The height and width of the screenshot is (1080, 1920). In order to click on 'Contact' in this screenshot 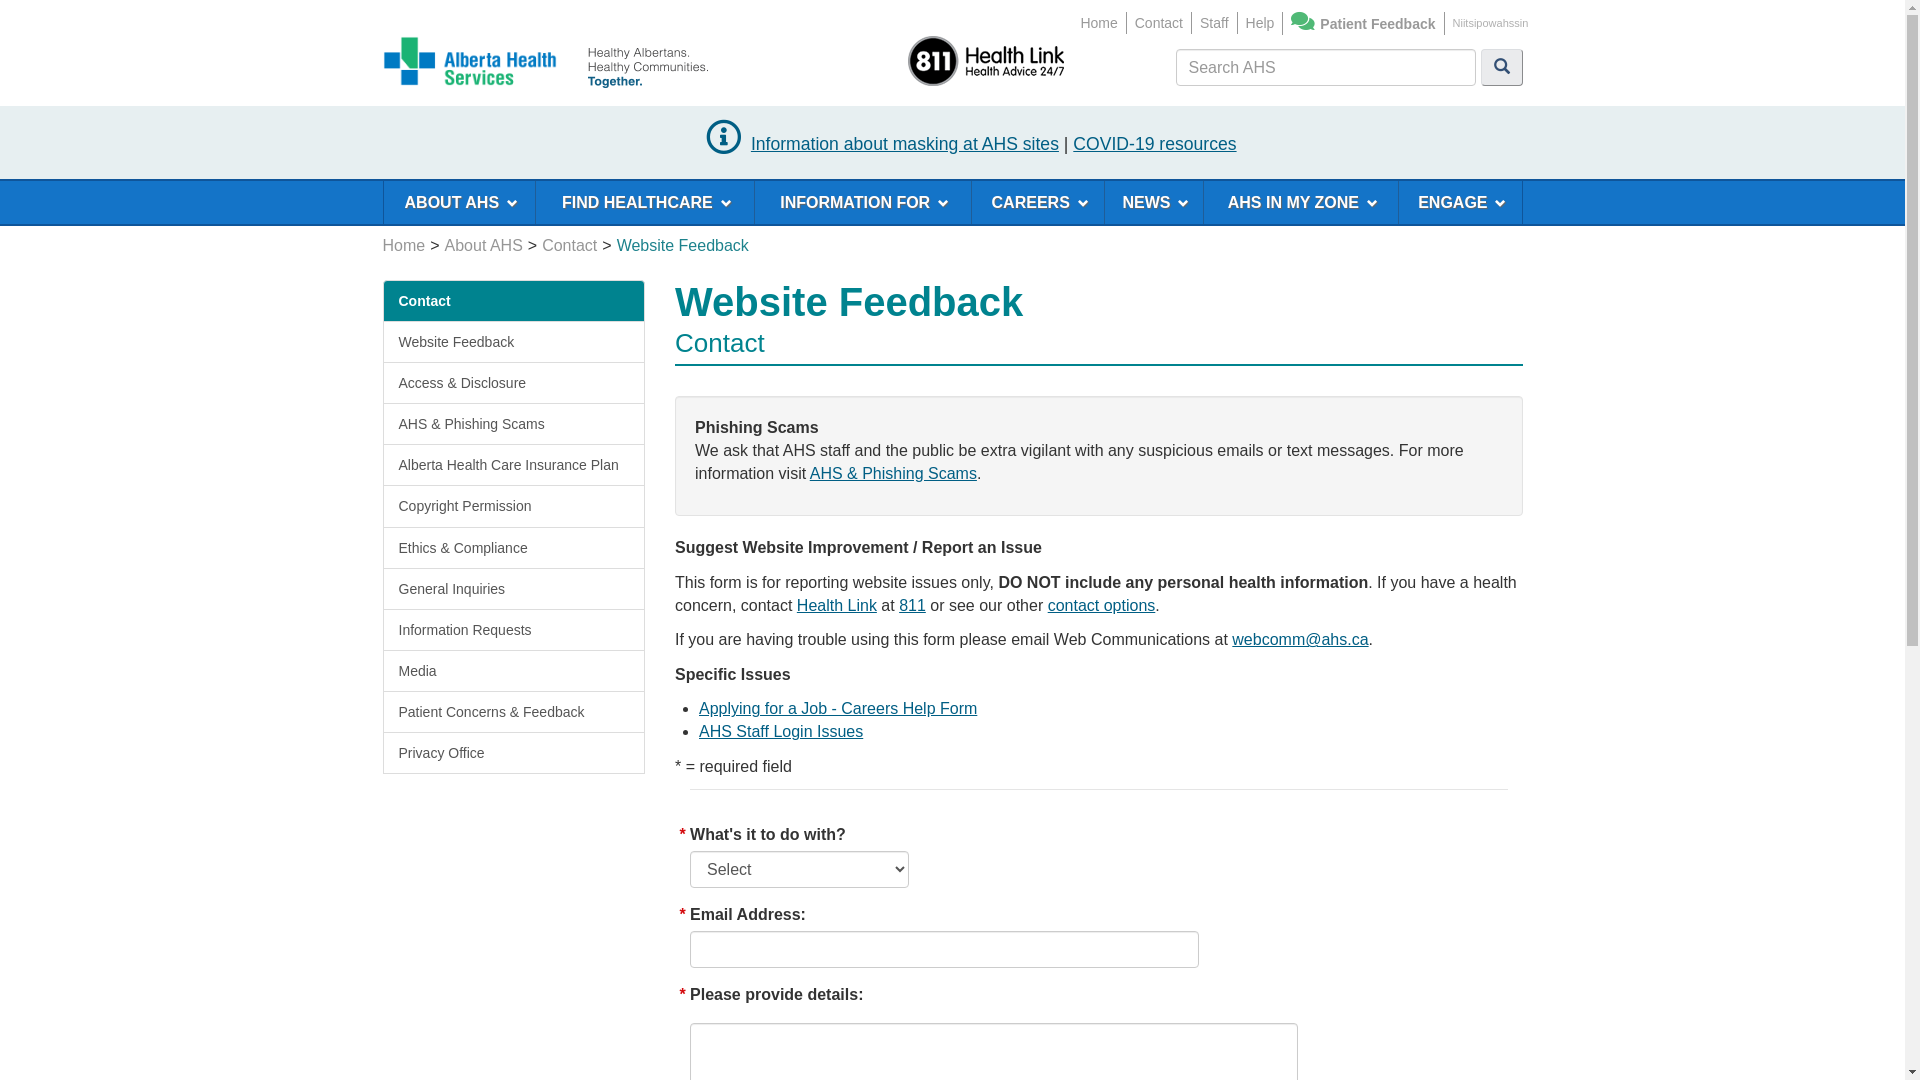, I will do `click(568, 244)`.